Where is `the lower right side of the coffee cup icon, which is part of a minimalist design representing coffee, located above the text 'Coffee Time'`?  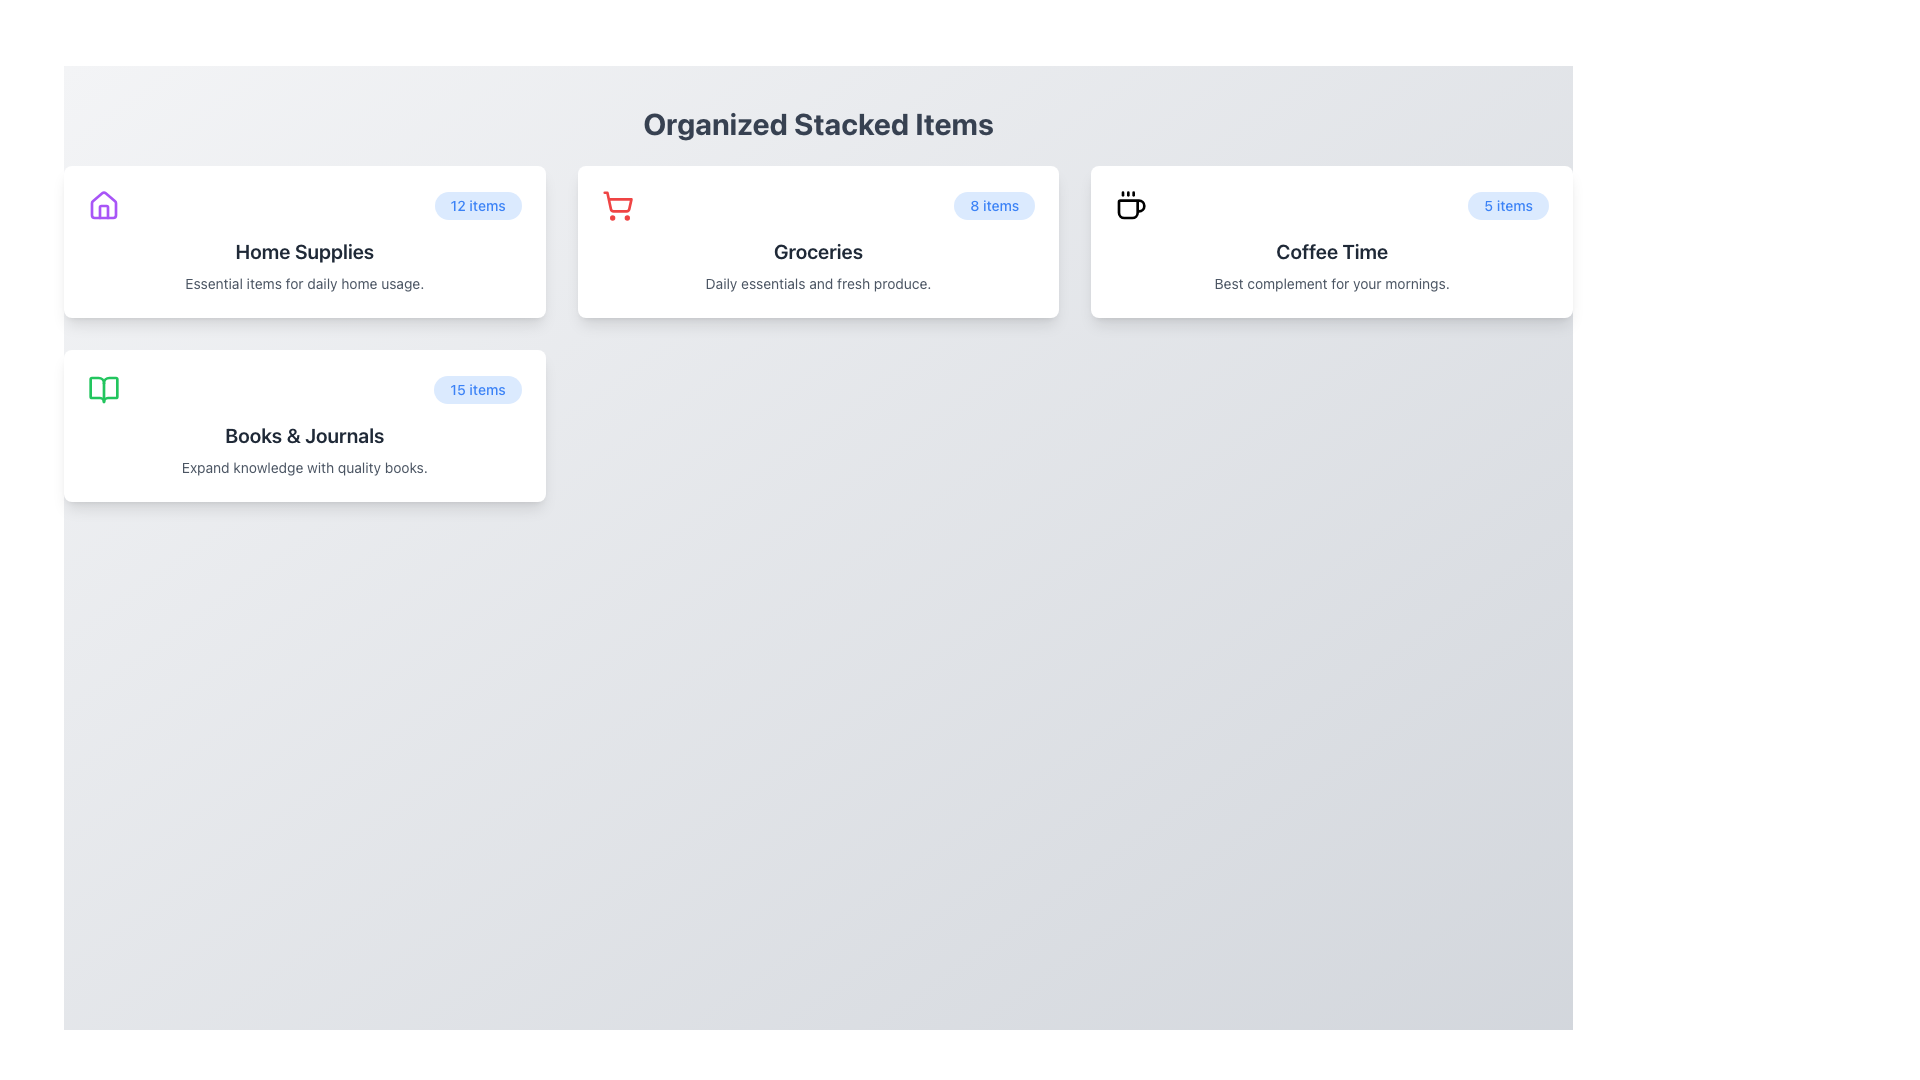
the lower right side of the coffee cup icon, which is part of a minimalist design representing coffee, located above the text 'Coffee Time' is located at coordinates (1132, 209).